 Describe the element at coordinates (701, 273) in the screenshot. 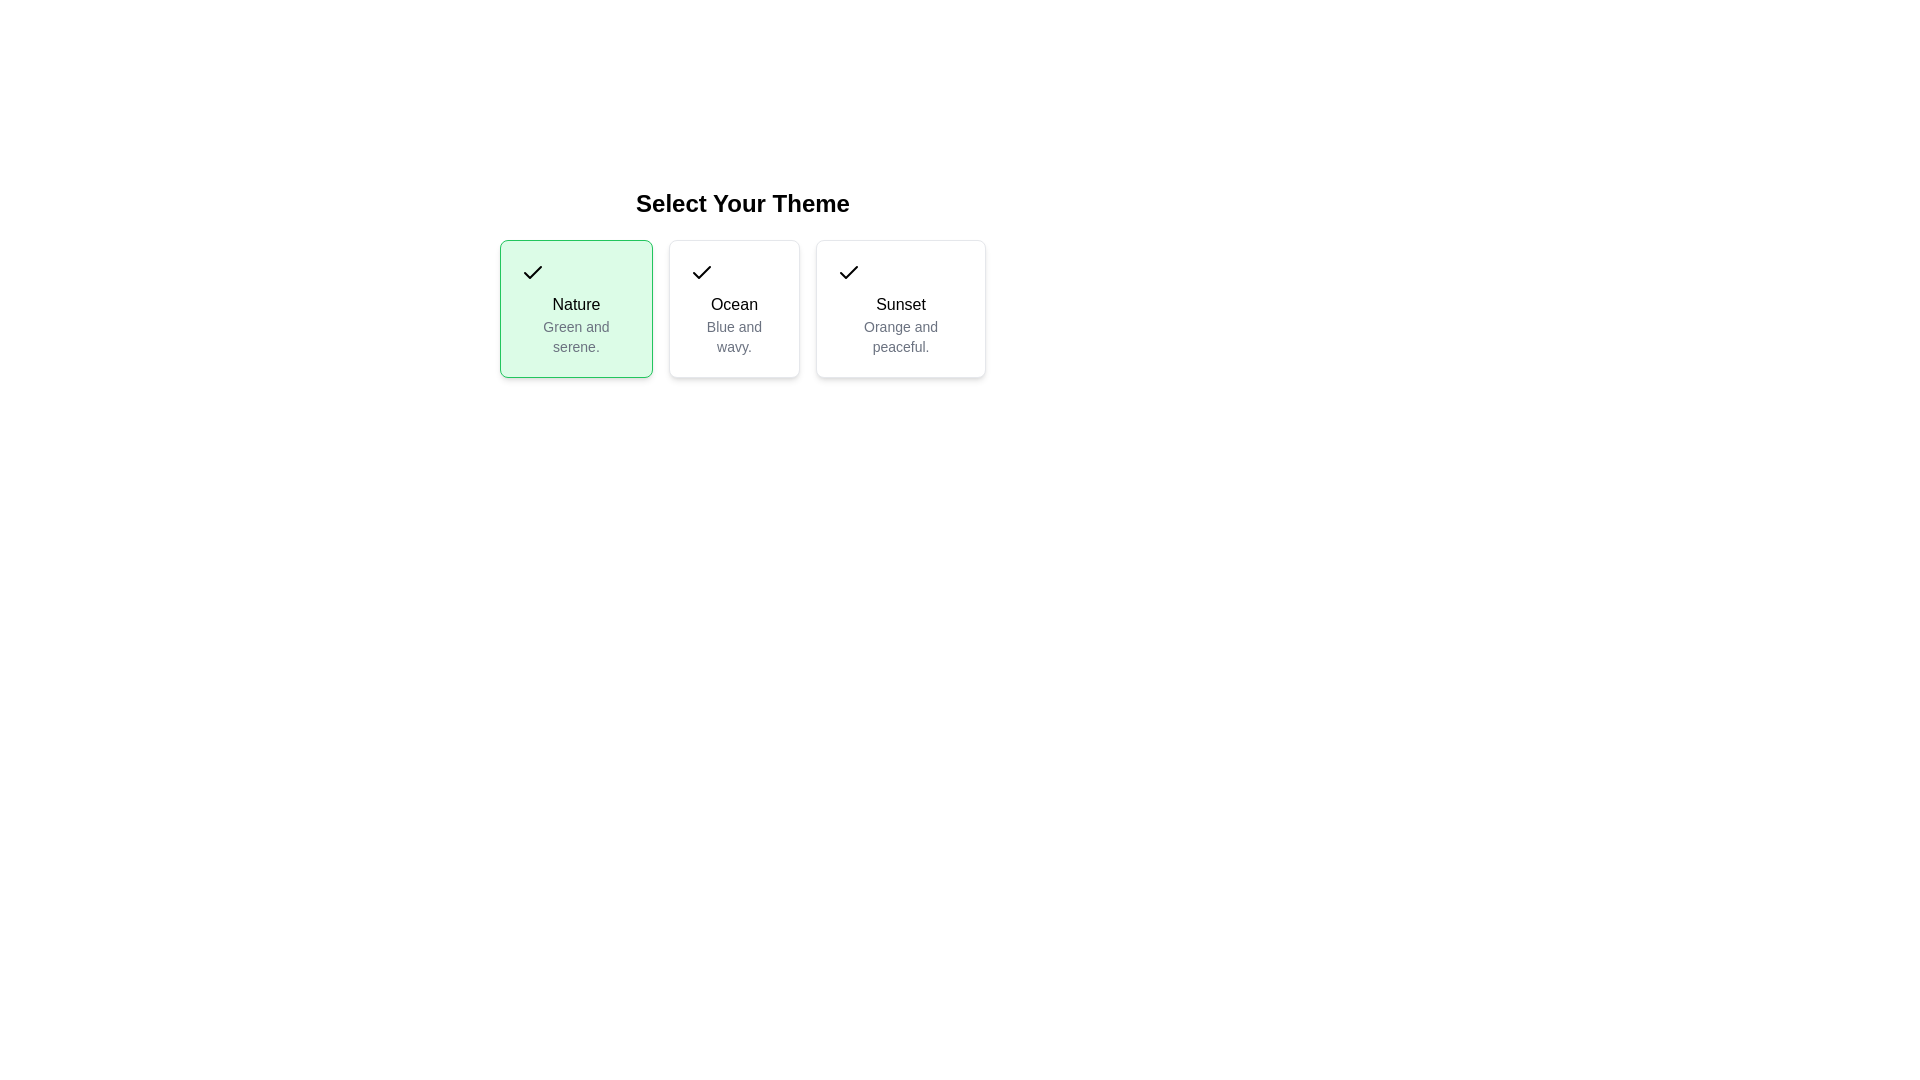

I see `the checkmark icon located at the top-left corner of the 'Ocean' theme card, which is labeled 'Blue and wavy'` at that location.